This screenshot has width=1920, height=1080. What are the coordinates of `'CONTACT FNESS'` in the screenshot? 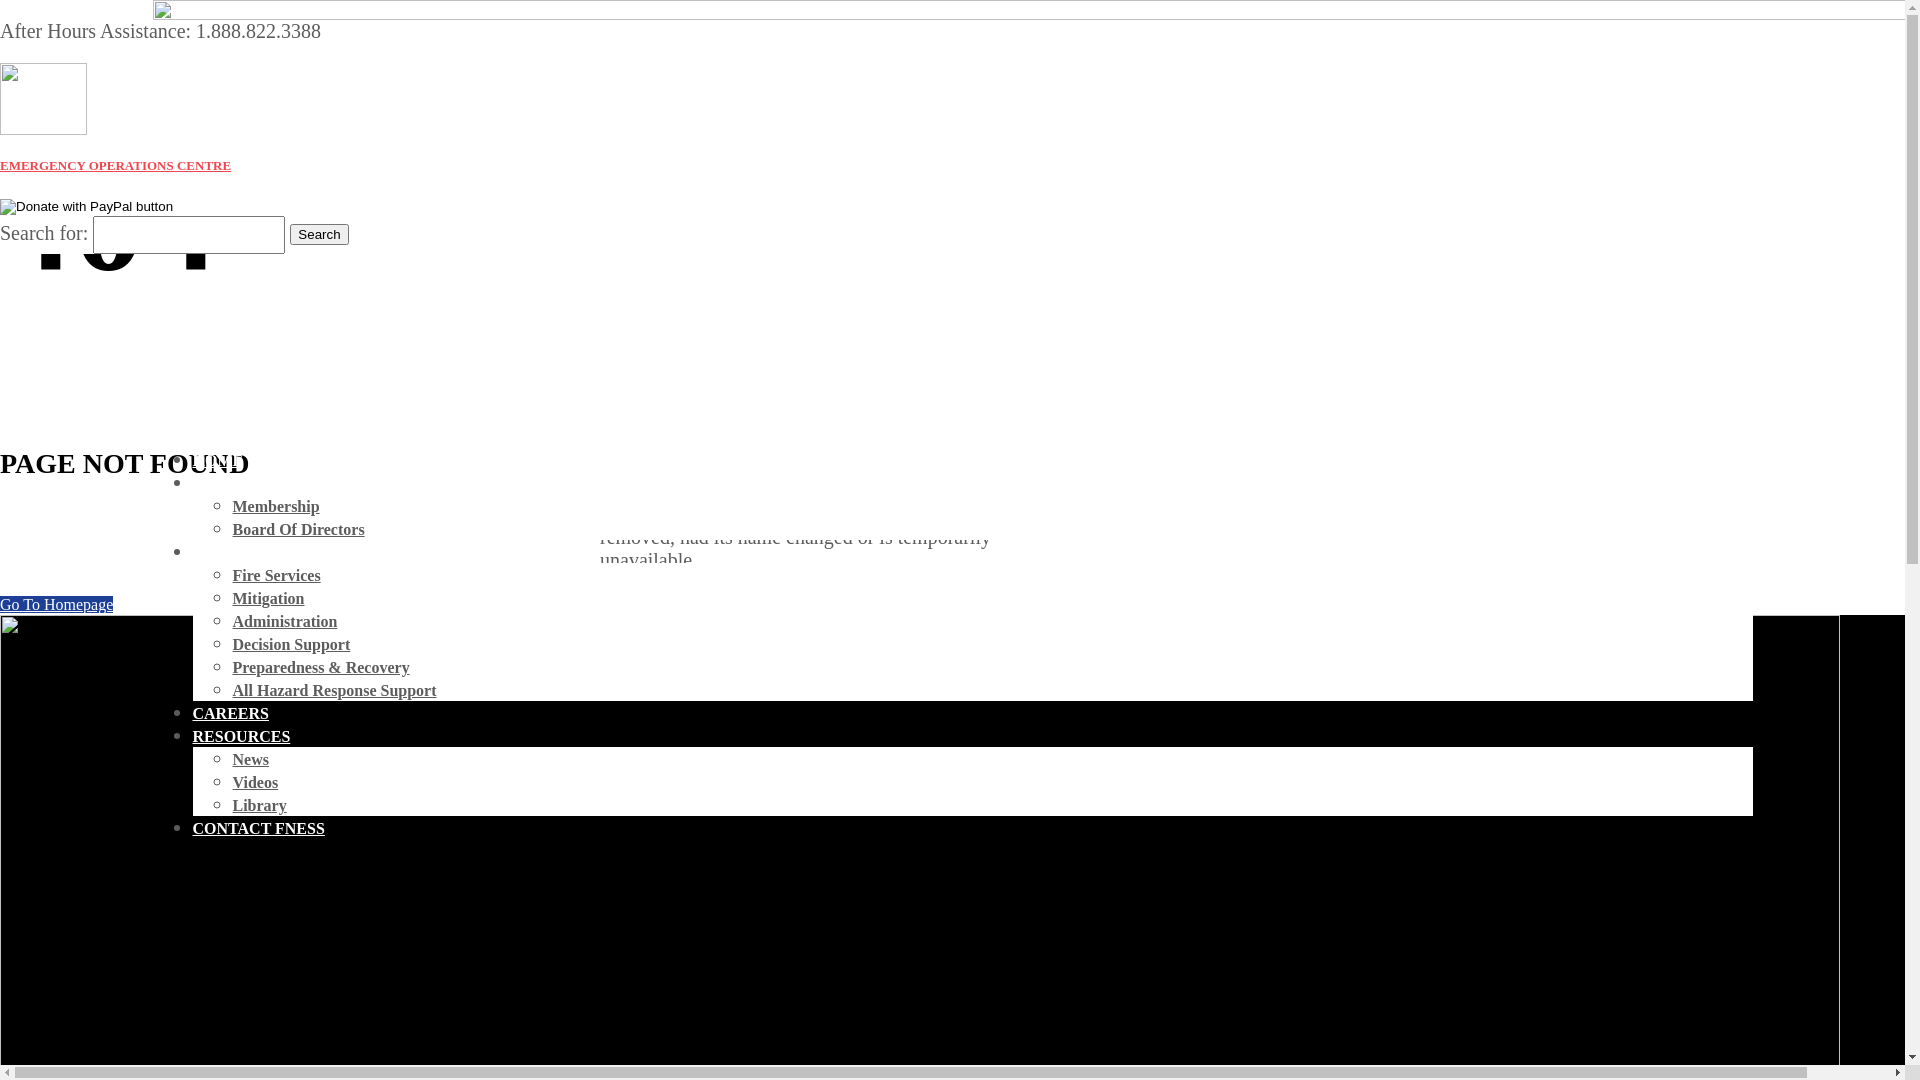 It's located at (257, 828).